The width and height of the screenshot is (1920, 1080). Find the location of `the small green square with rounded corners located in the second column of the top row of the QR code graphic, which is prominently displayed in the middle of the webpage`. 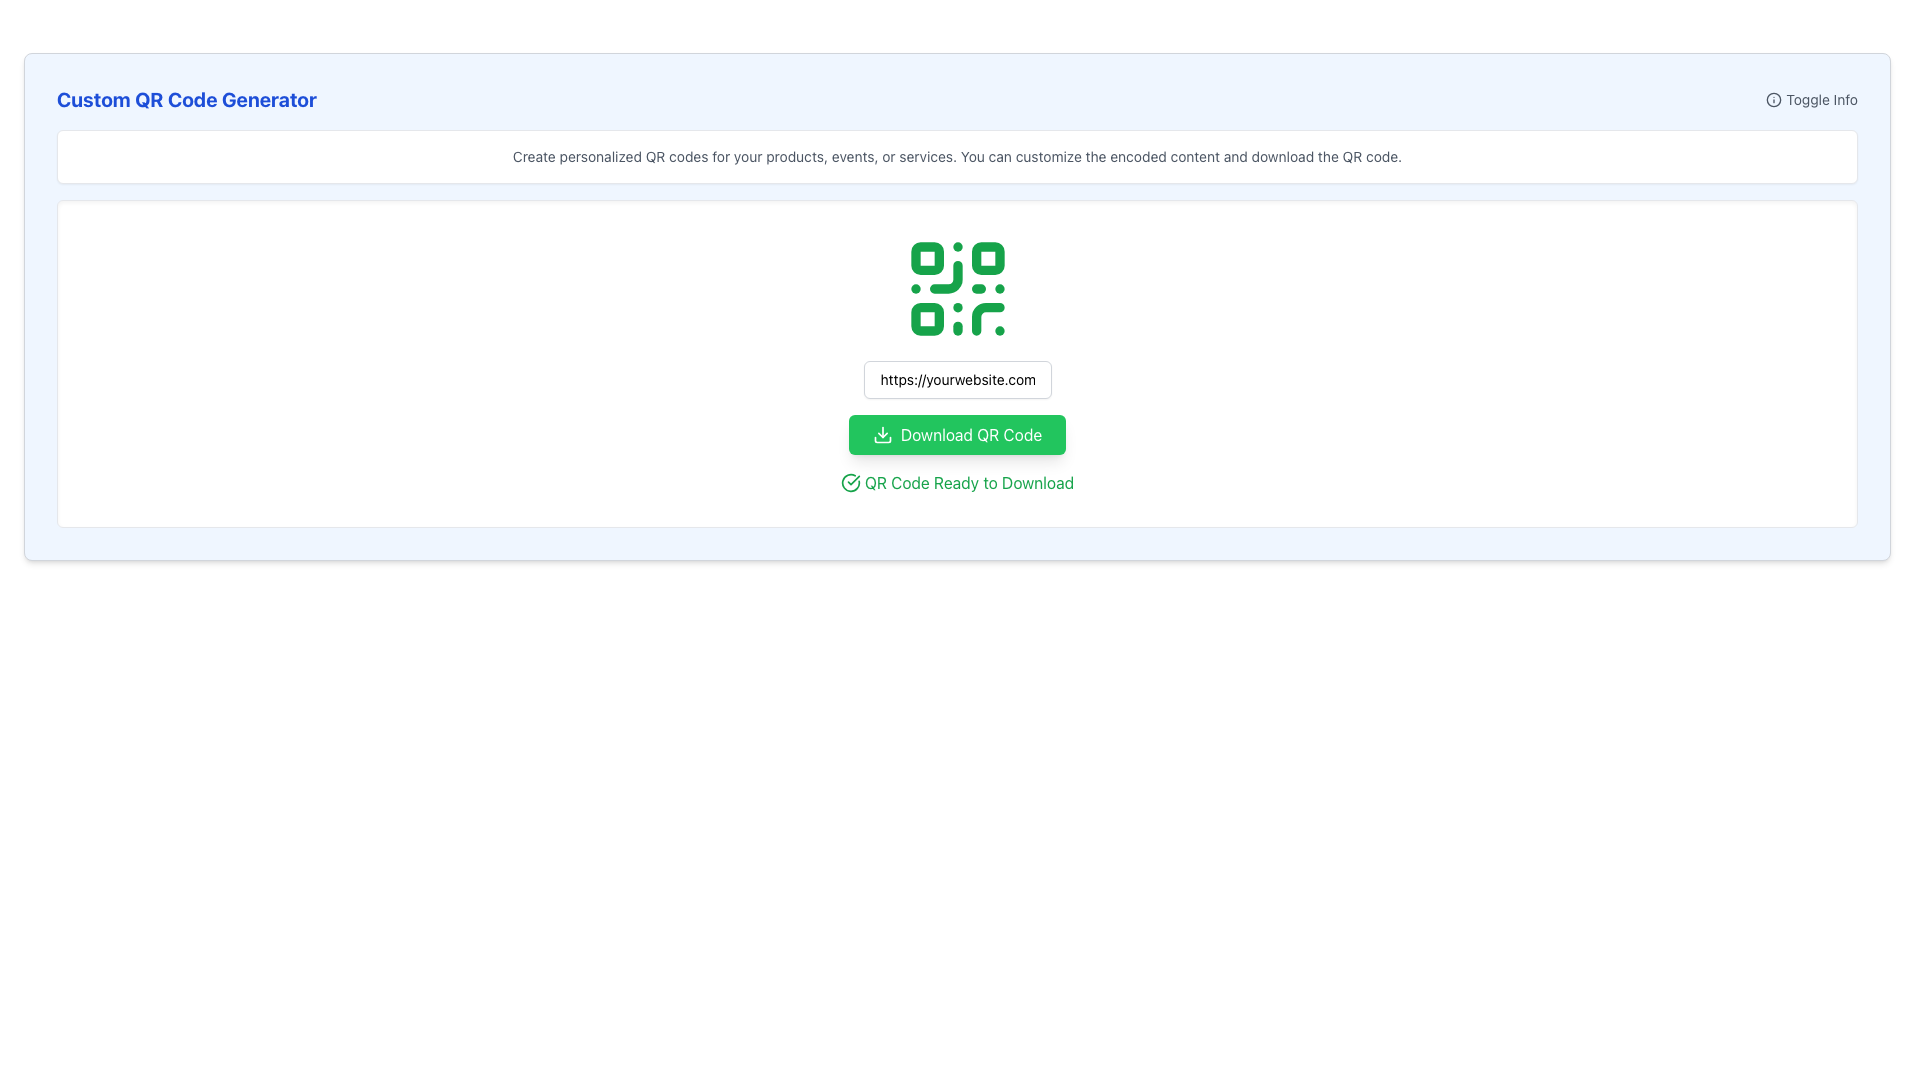

the small green square with rounded corners located in the second column of the top row of the QR code graphic, which is prominently displayed in the middle of the webpage is located at coordinates (987, 257).